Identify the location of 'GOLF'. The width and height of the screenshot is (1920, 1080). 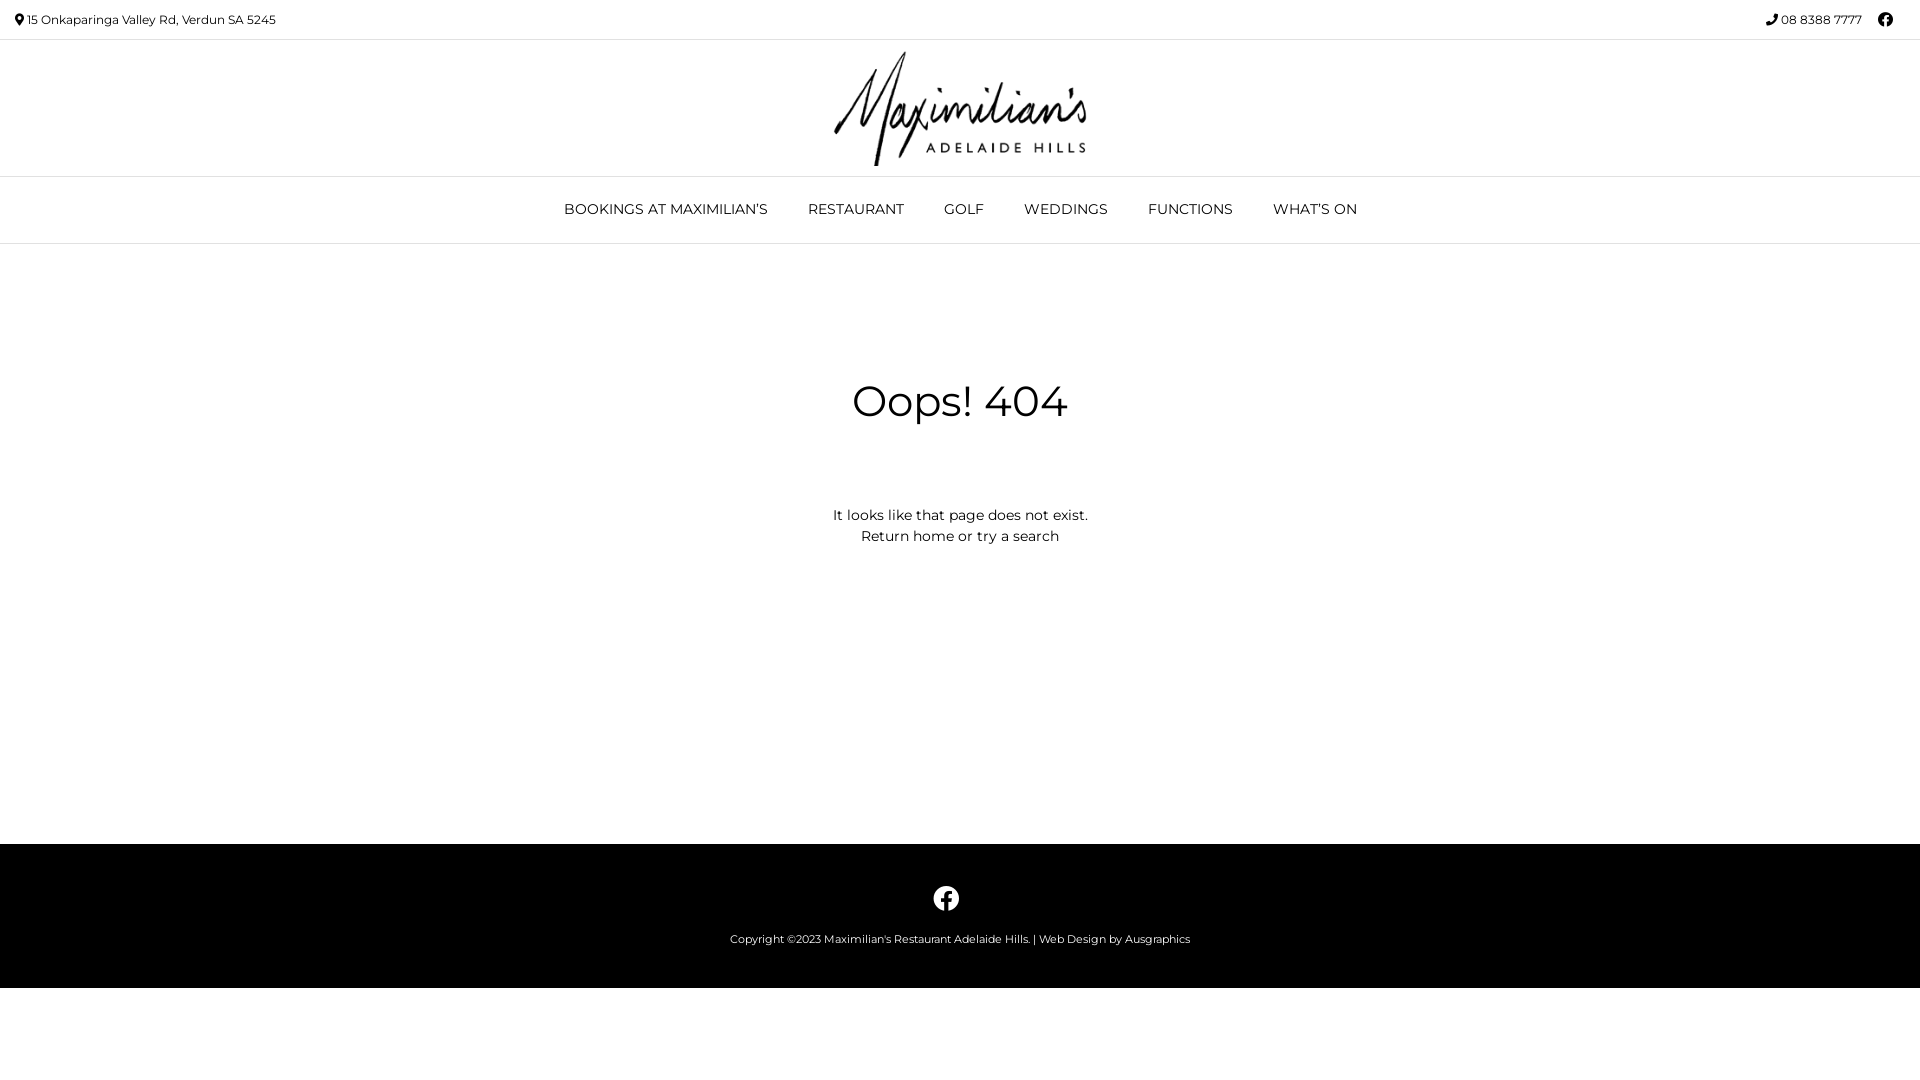
(964, 209).